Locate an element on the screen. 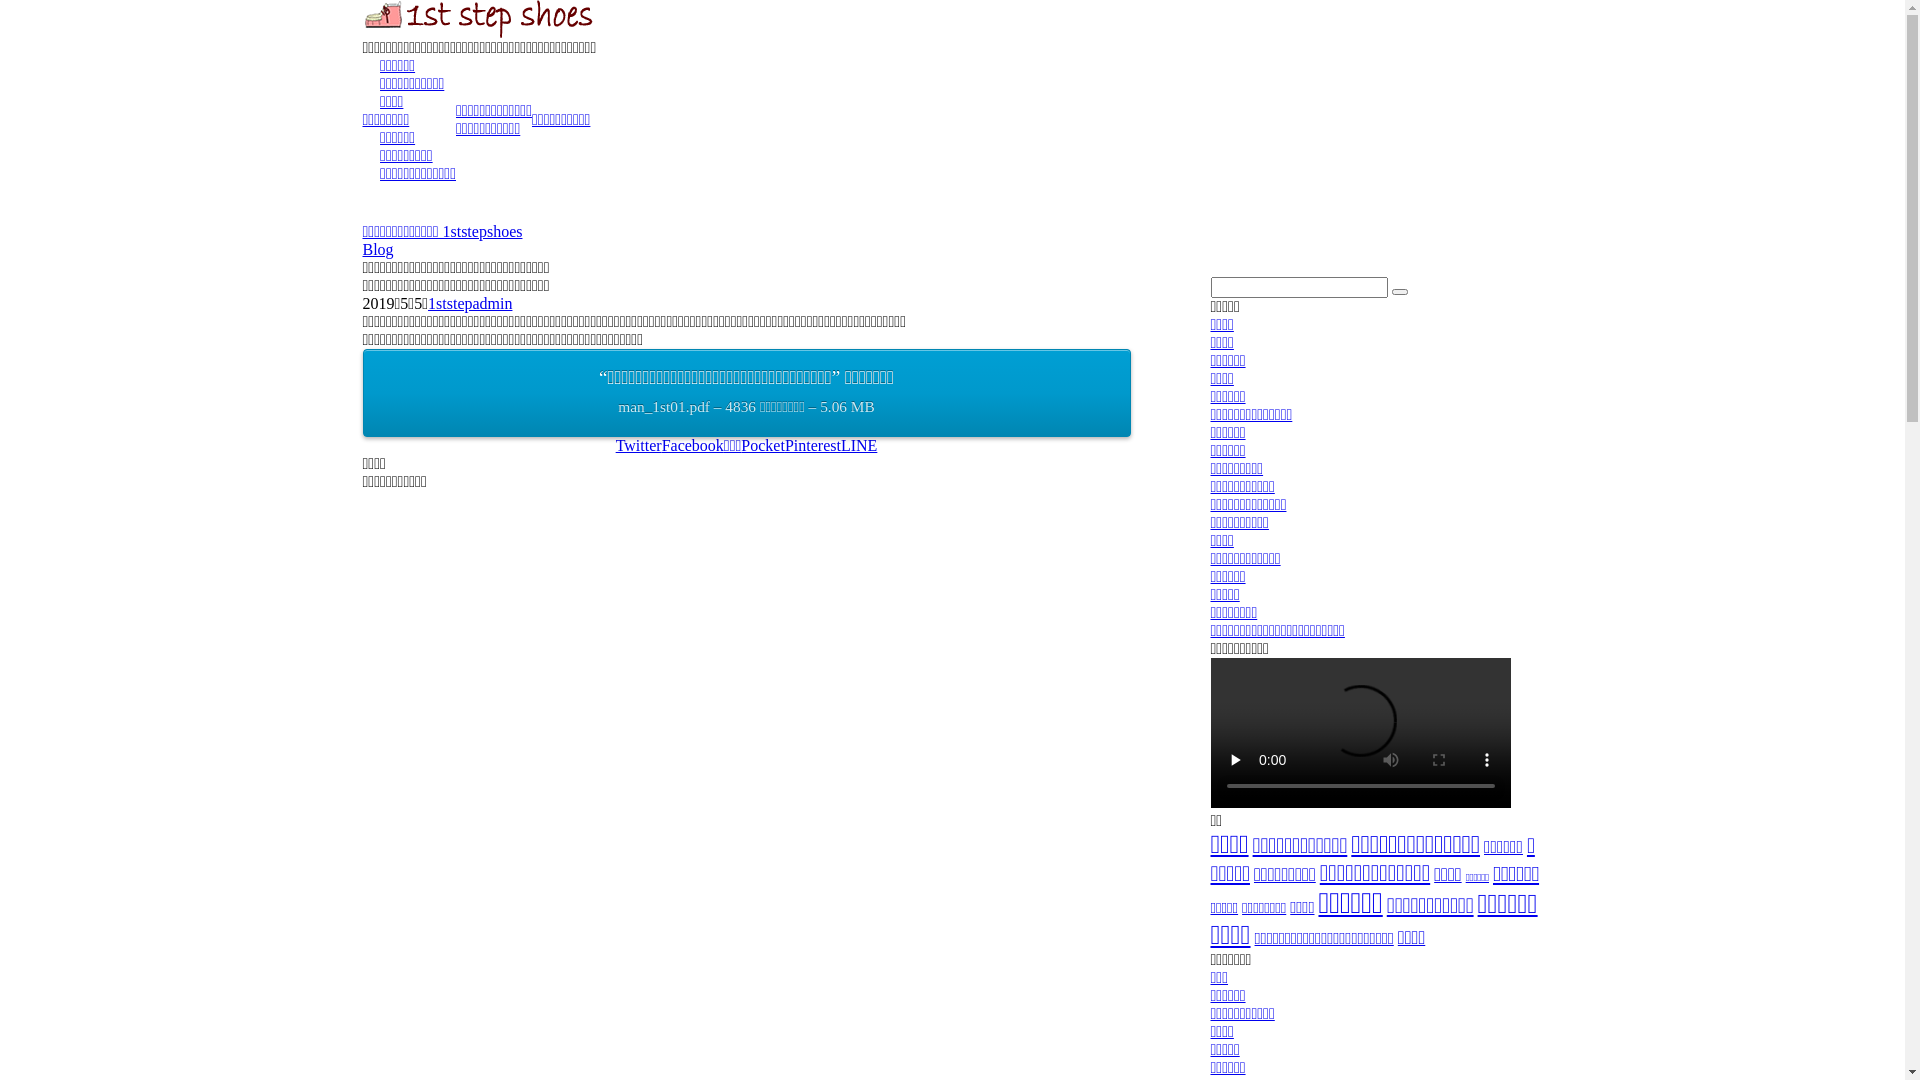 This screenshot has height=1080, width=1920. 'Blog' is located at coordinates (377, 248).